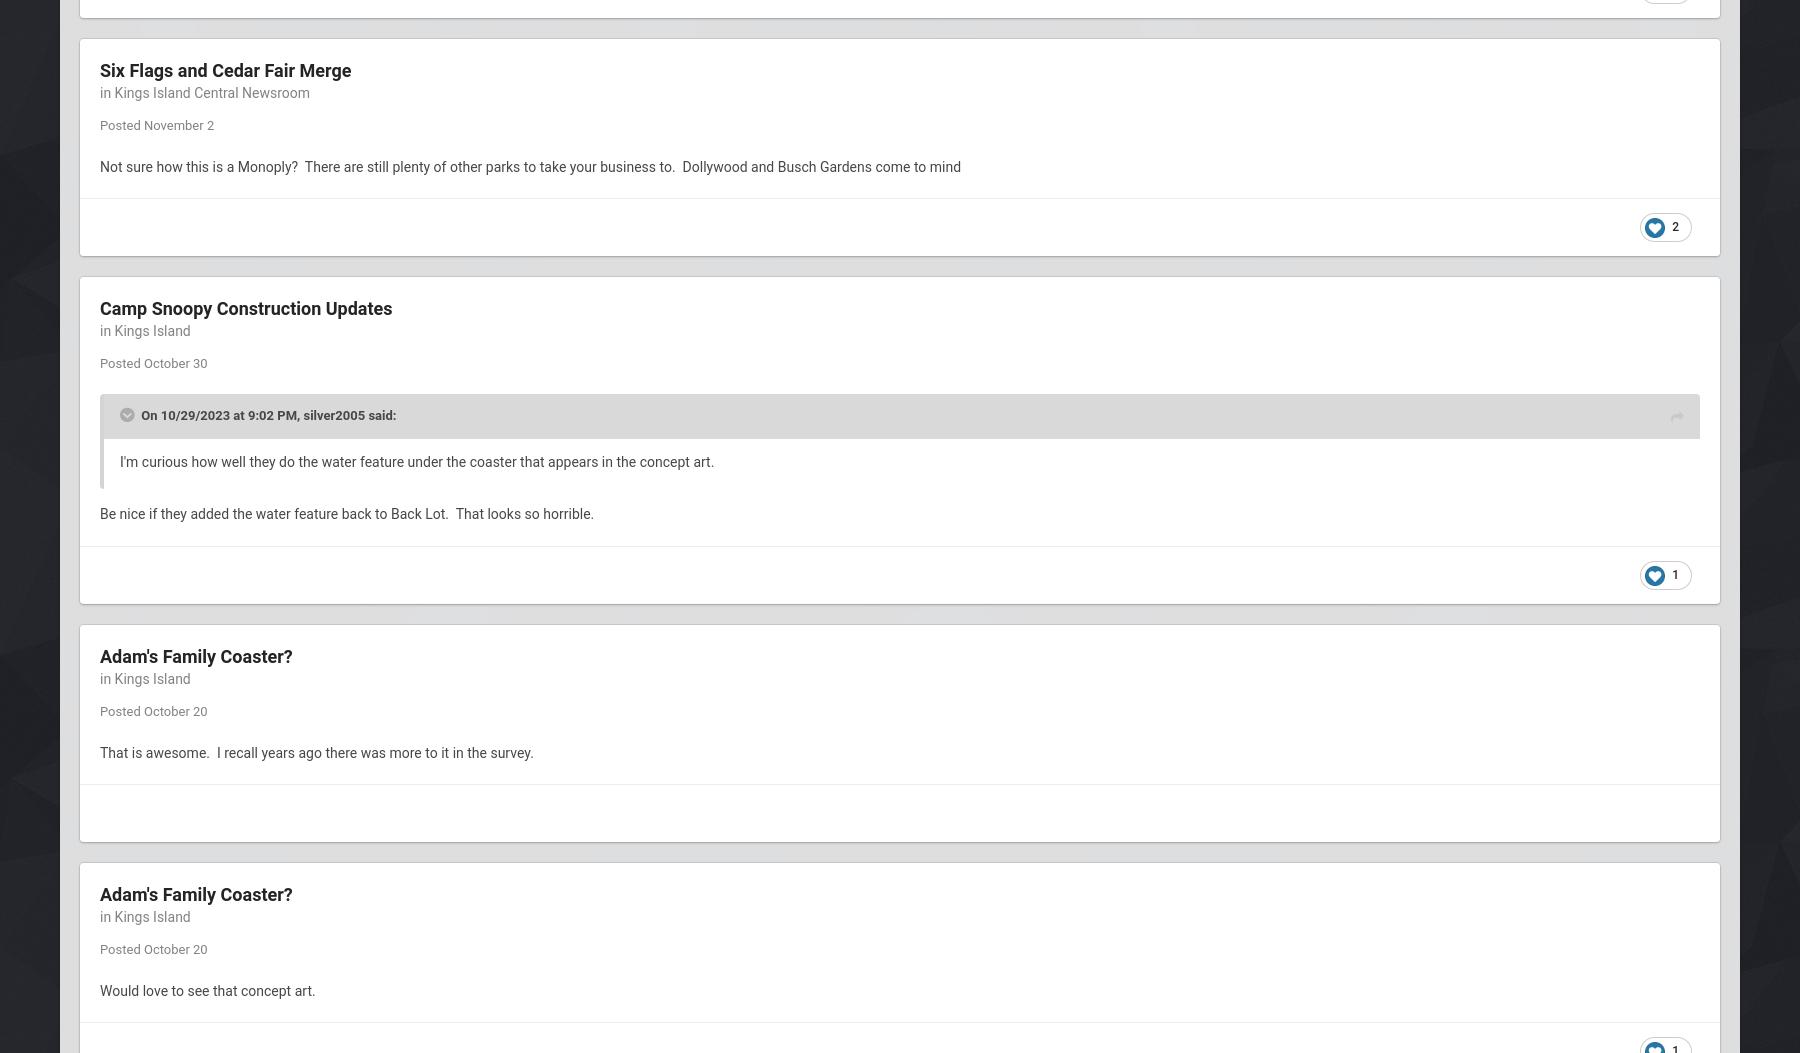 The height and width of the screenshot is (1053, 1800). Describe the element at coordinates (418, 460) in the screenshot. I see `'I'm curious how well they do the water feature under the coaster that appears in the concept art.'` at that location.